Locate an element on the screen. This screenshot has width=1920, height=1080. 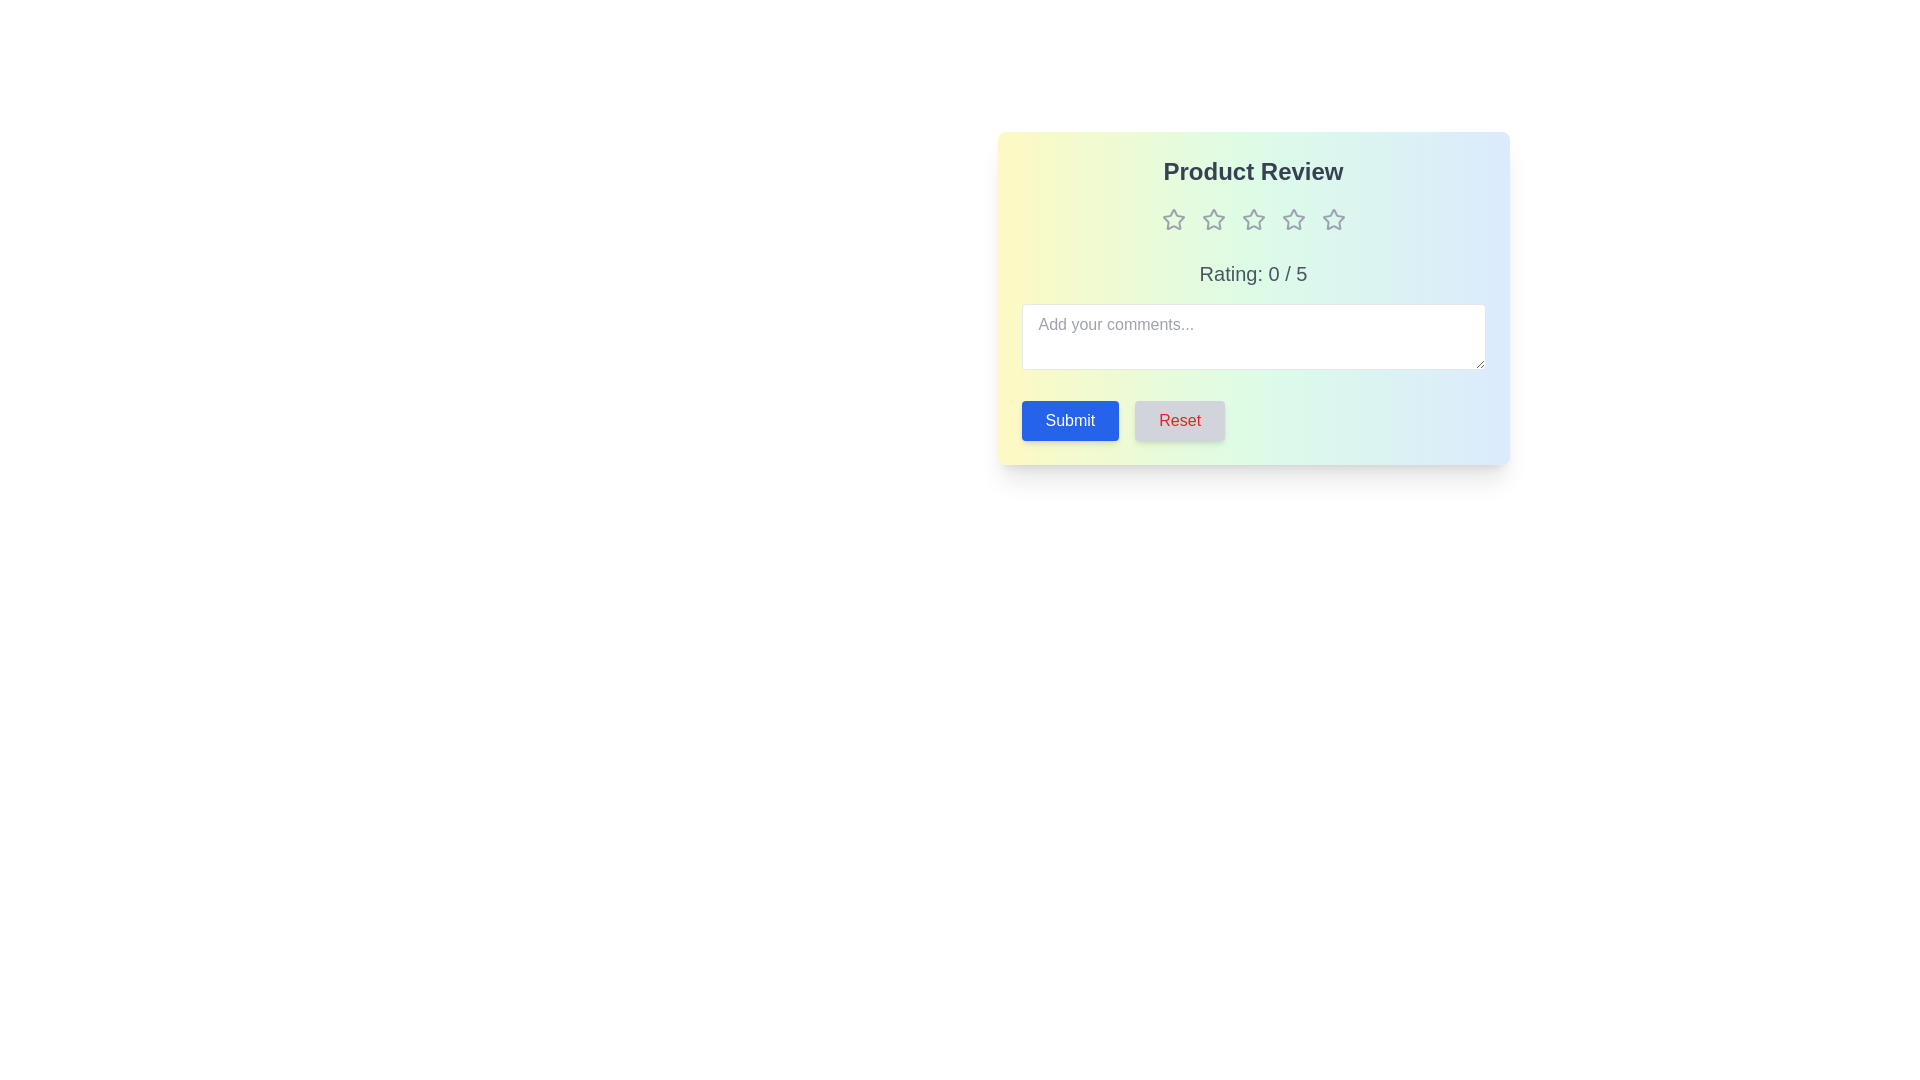
the star corresponding to 2 to set the rating is located at coordinates (1212, 219).